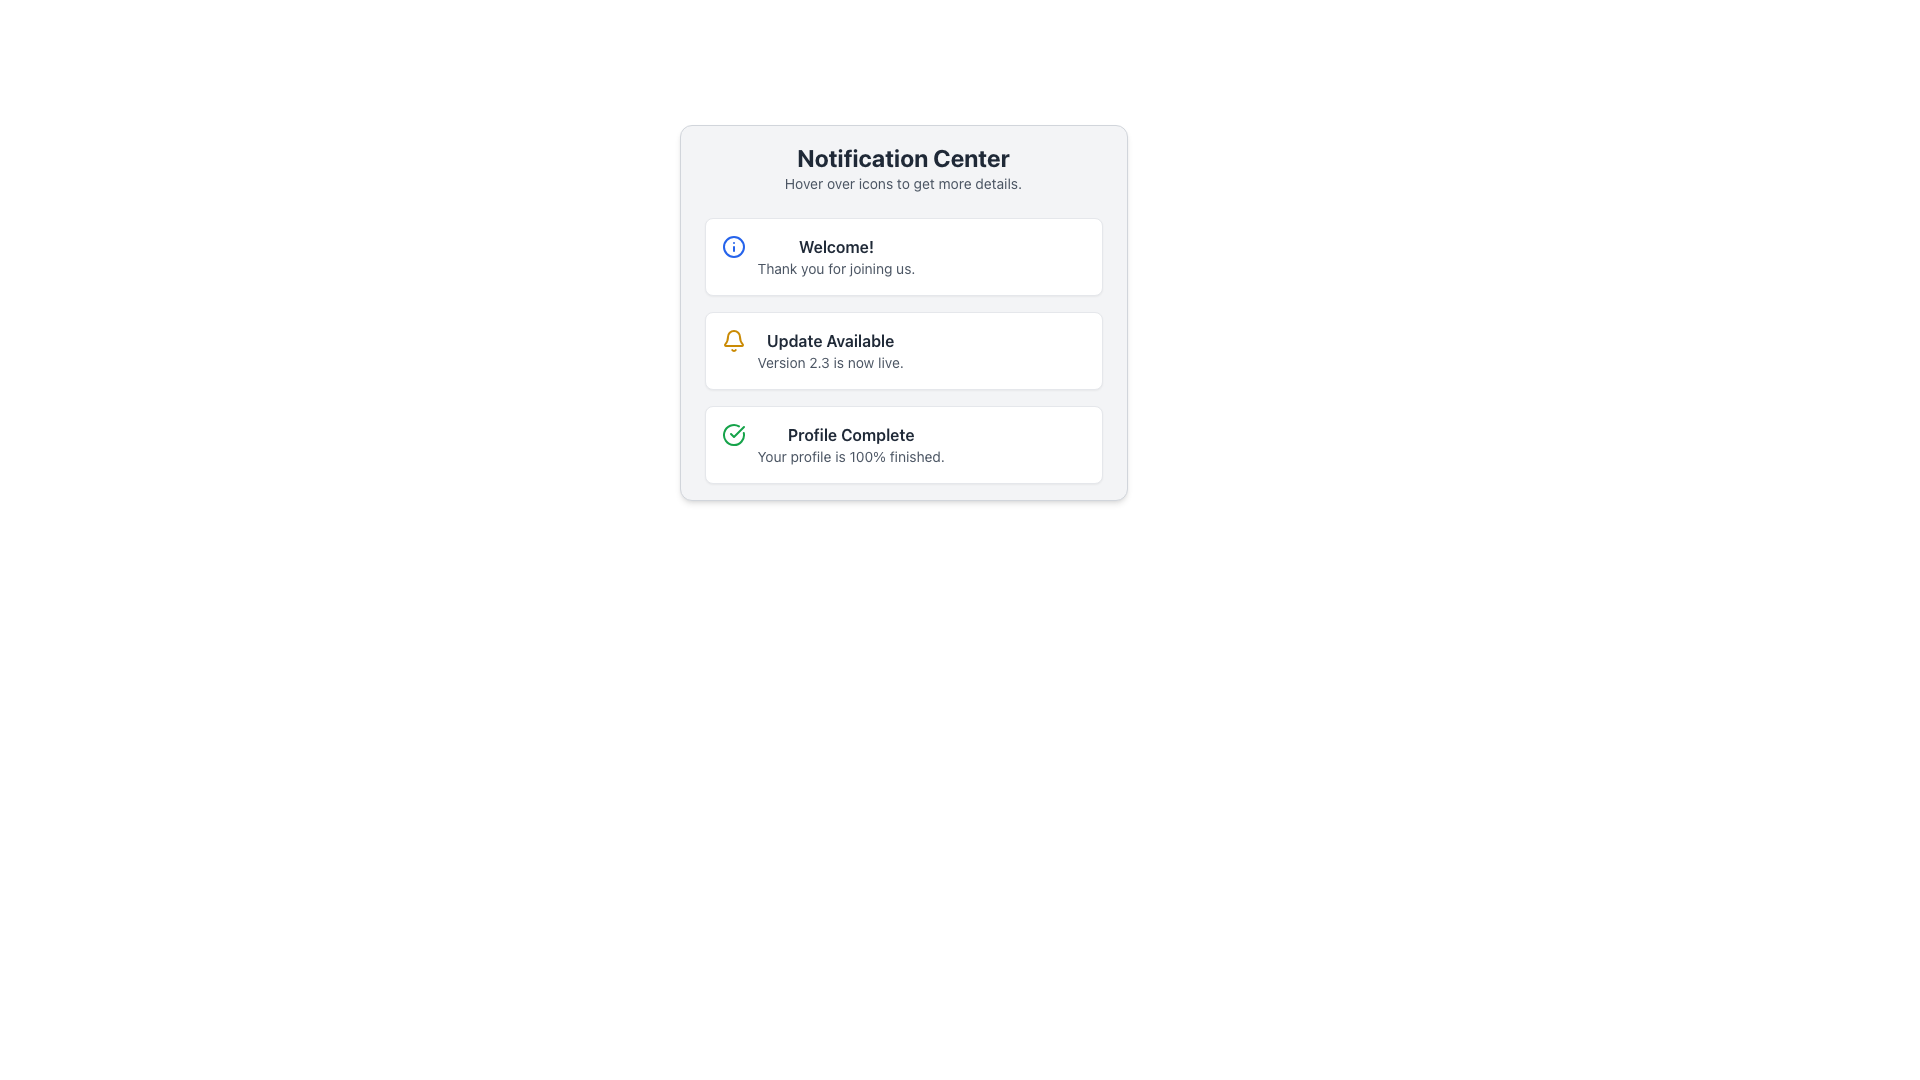 The height and width of the screenshot is (1080, 1920). I want to click on the main heading text element that indicates the context of the notification center, positioned at the top of the layout, so click(902, 157).